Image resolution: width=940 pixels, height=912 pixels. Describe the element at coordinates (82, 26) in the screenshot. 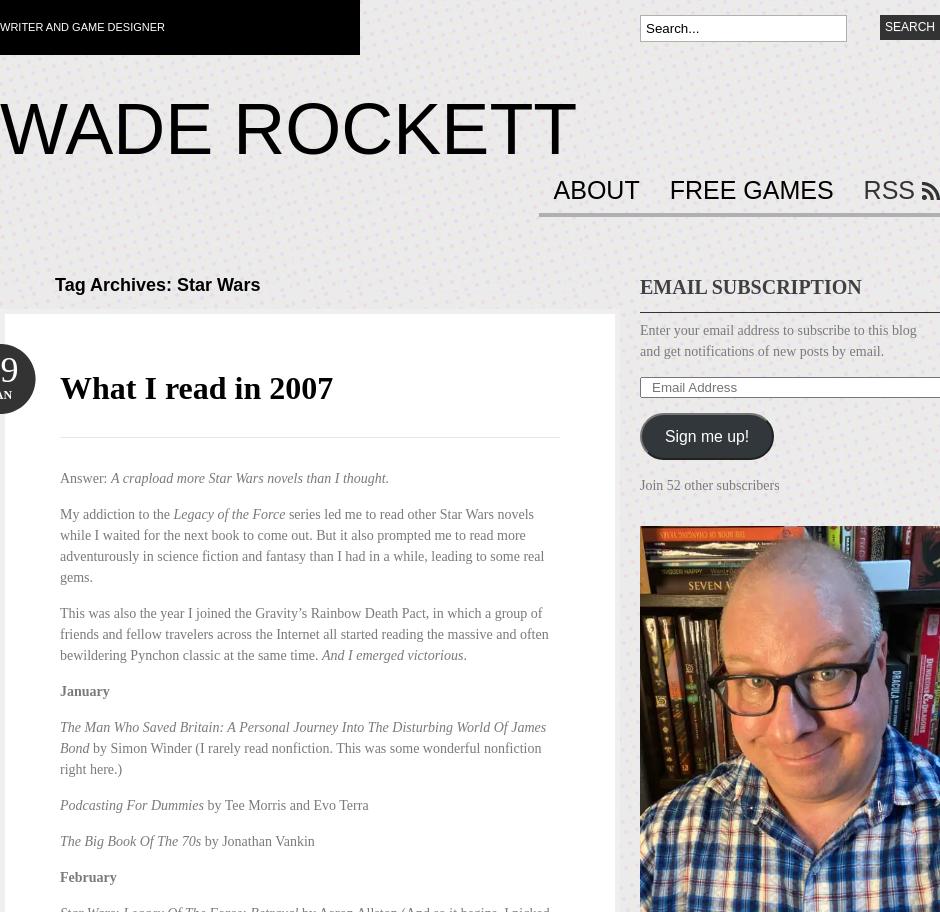

I see `'writer and game designer'` at that location.